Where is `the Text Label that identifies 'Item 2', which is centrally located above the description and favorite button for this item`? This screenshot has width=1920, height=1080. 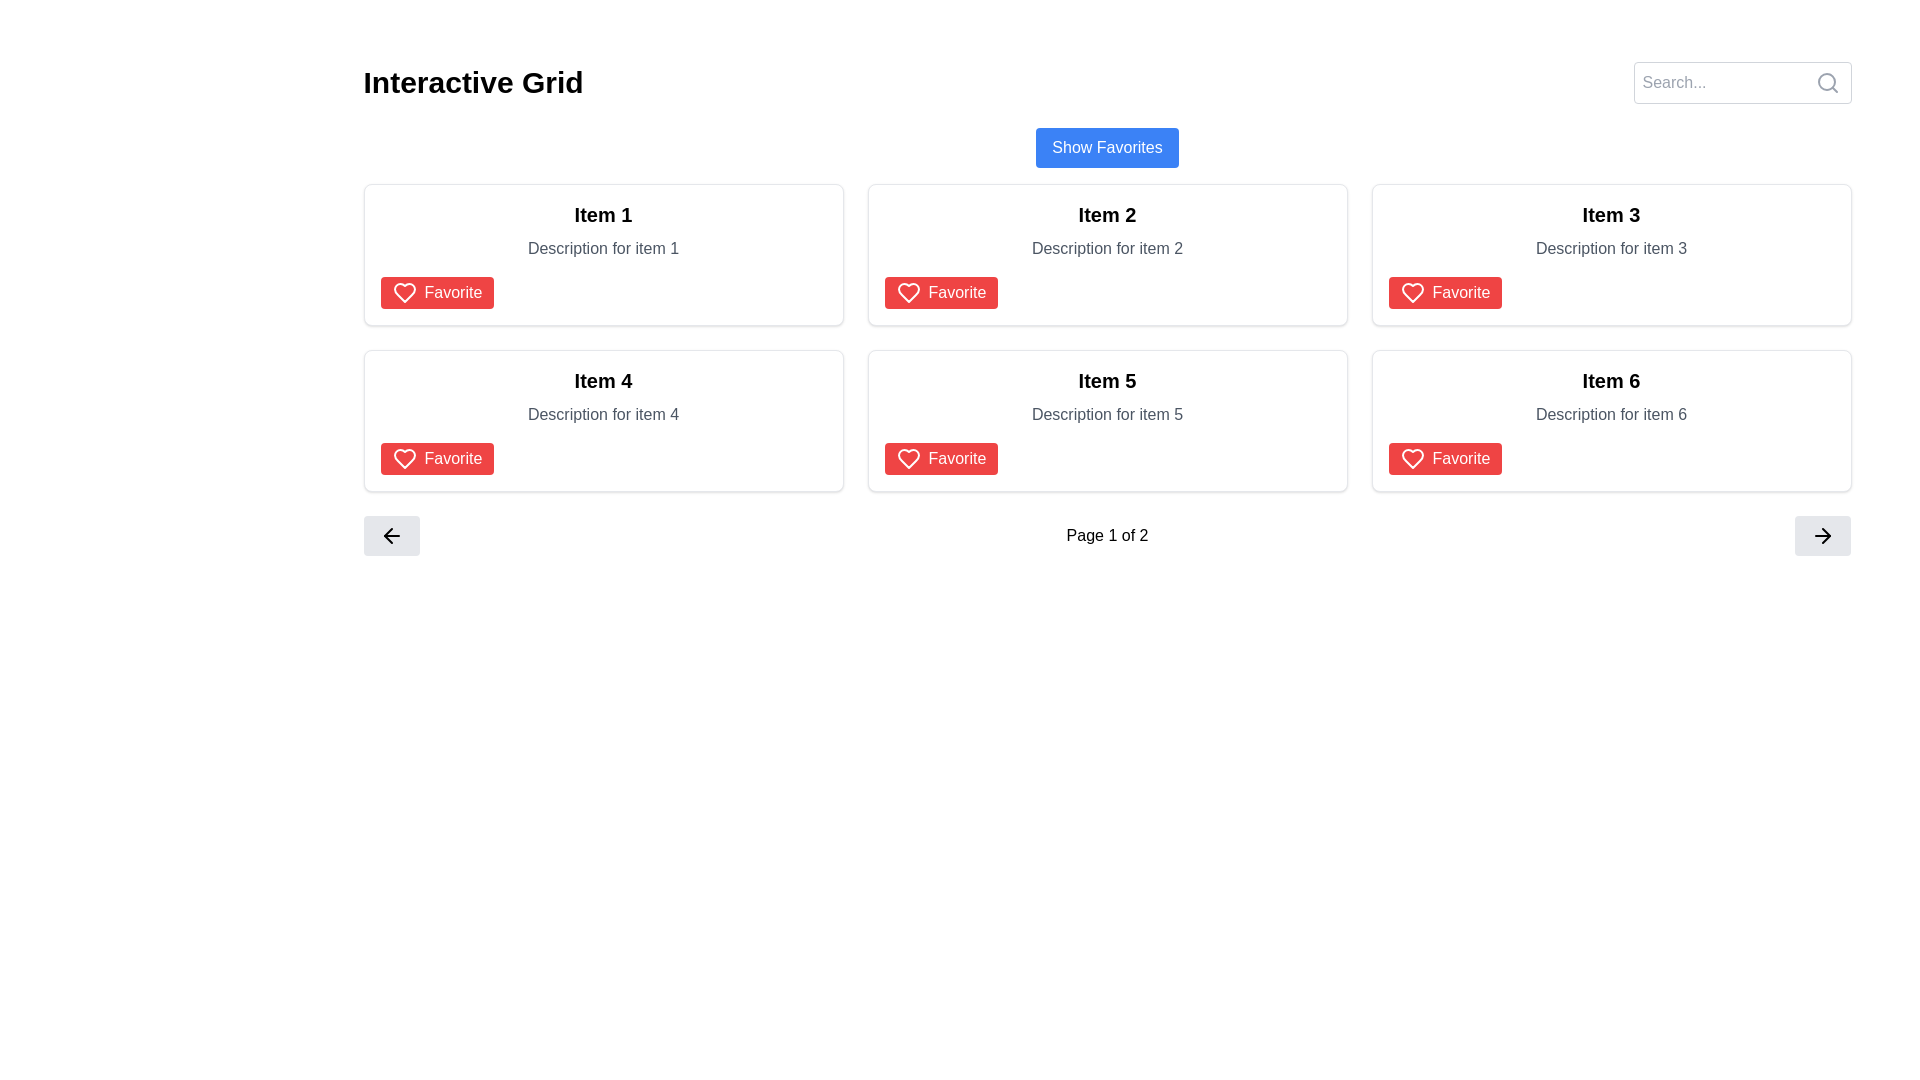
the Text Label that identifies 'Item 2', which is centrally located above the description and favorite button for this item is located at coordinates (1106, 215).